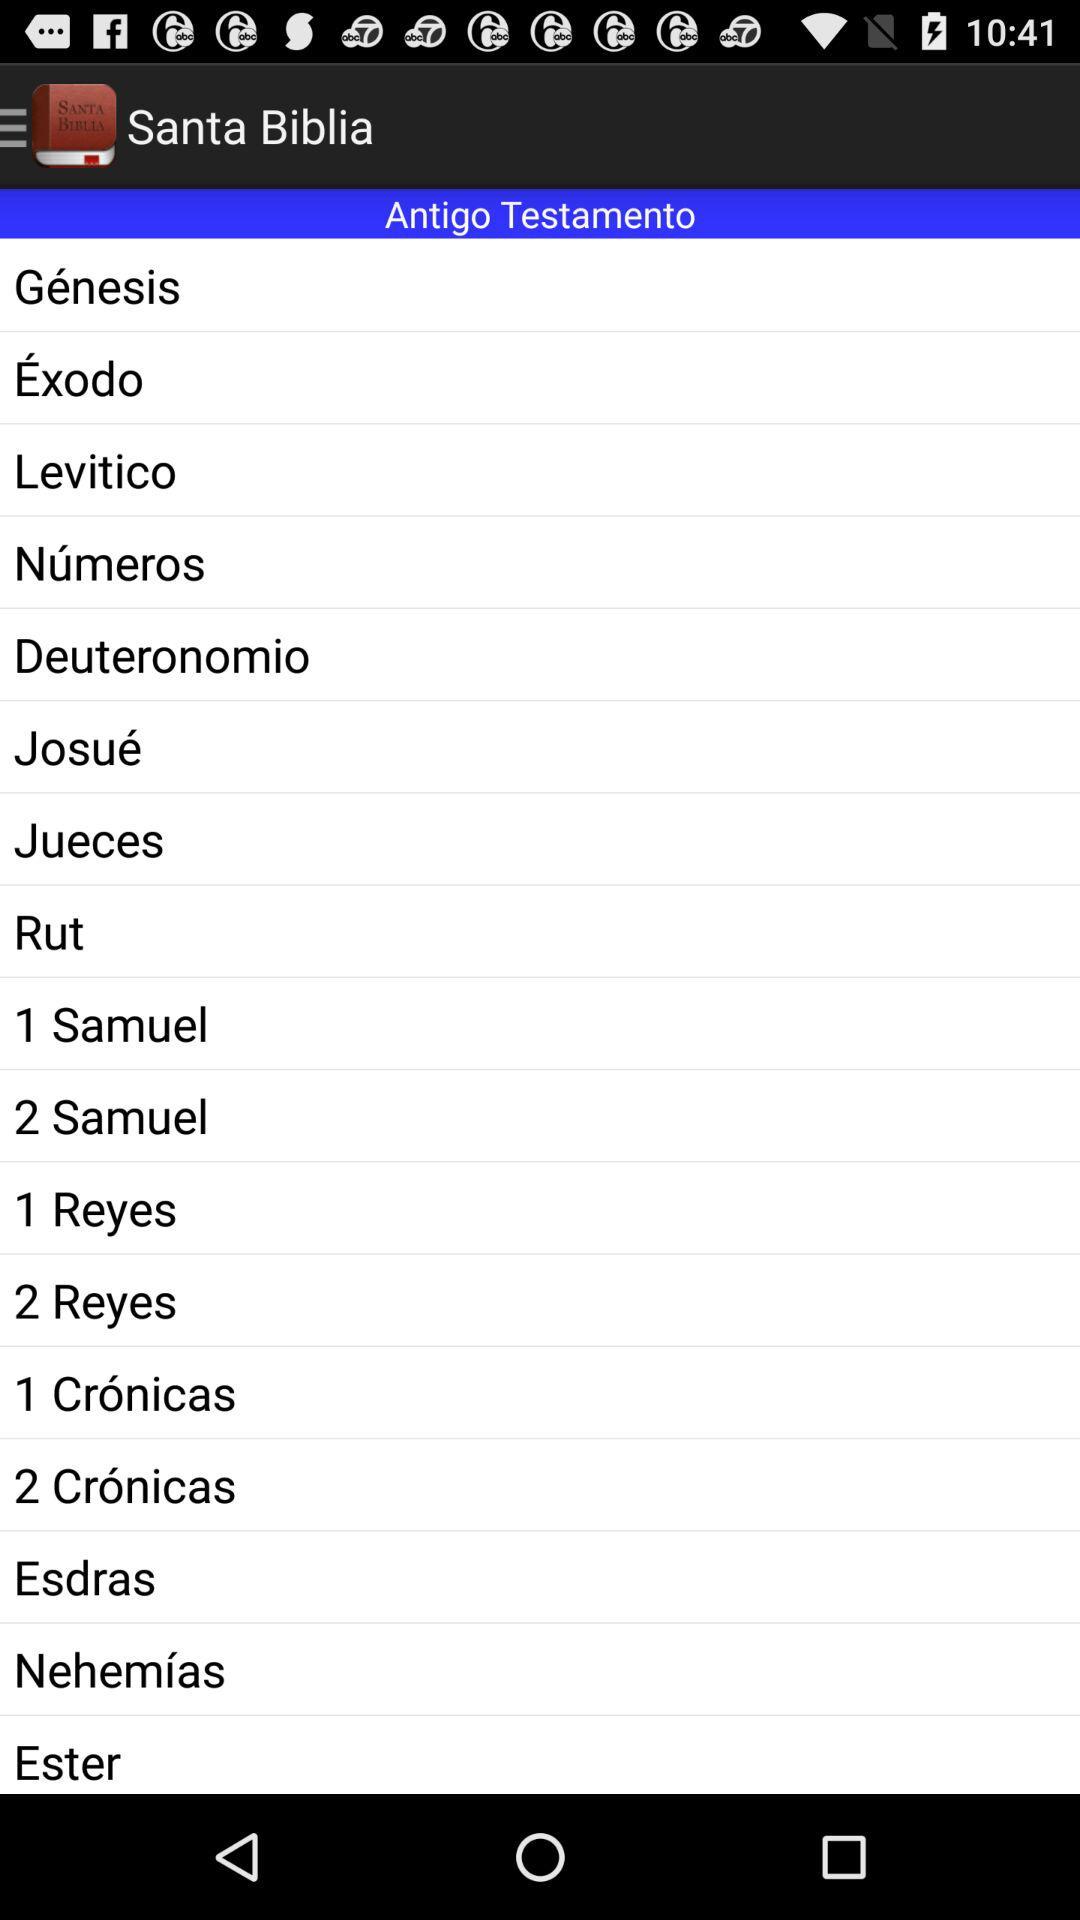  I want to click on the app above the jueces, so click(540, 745).